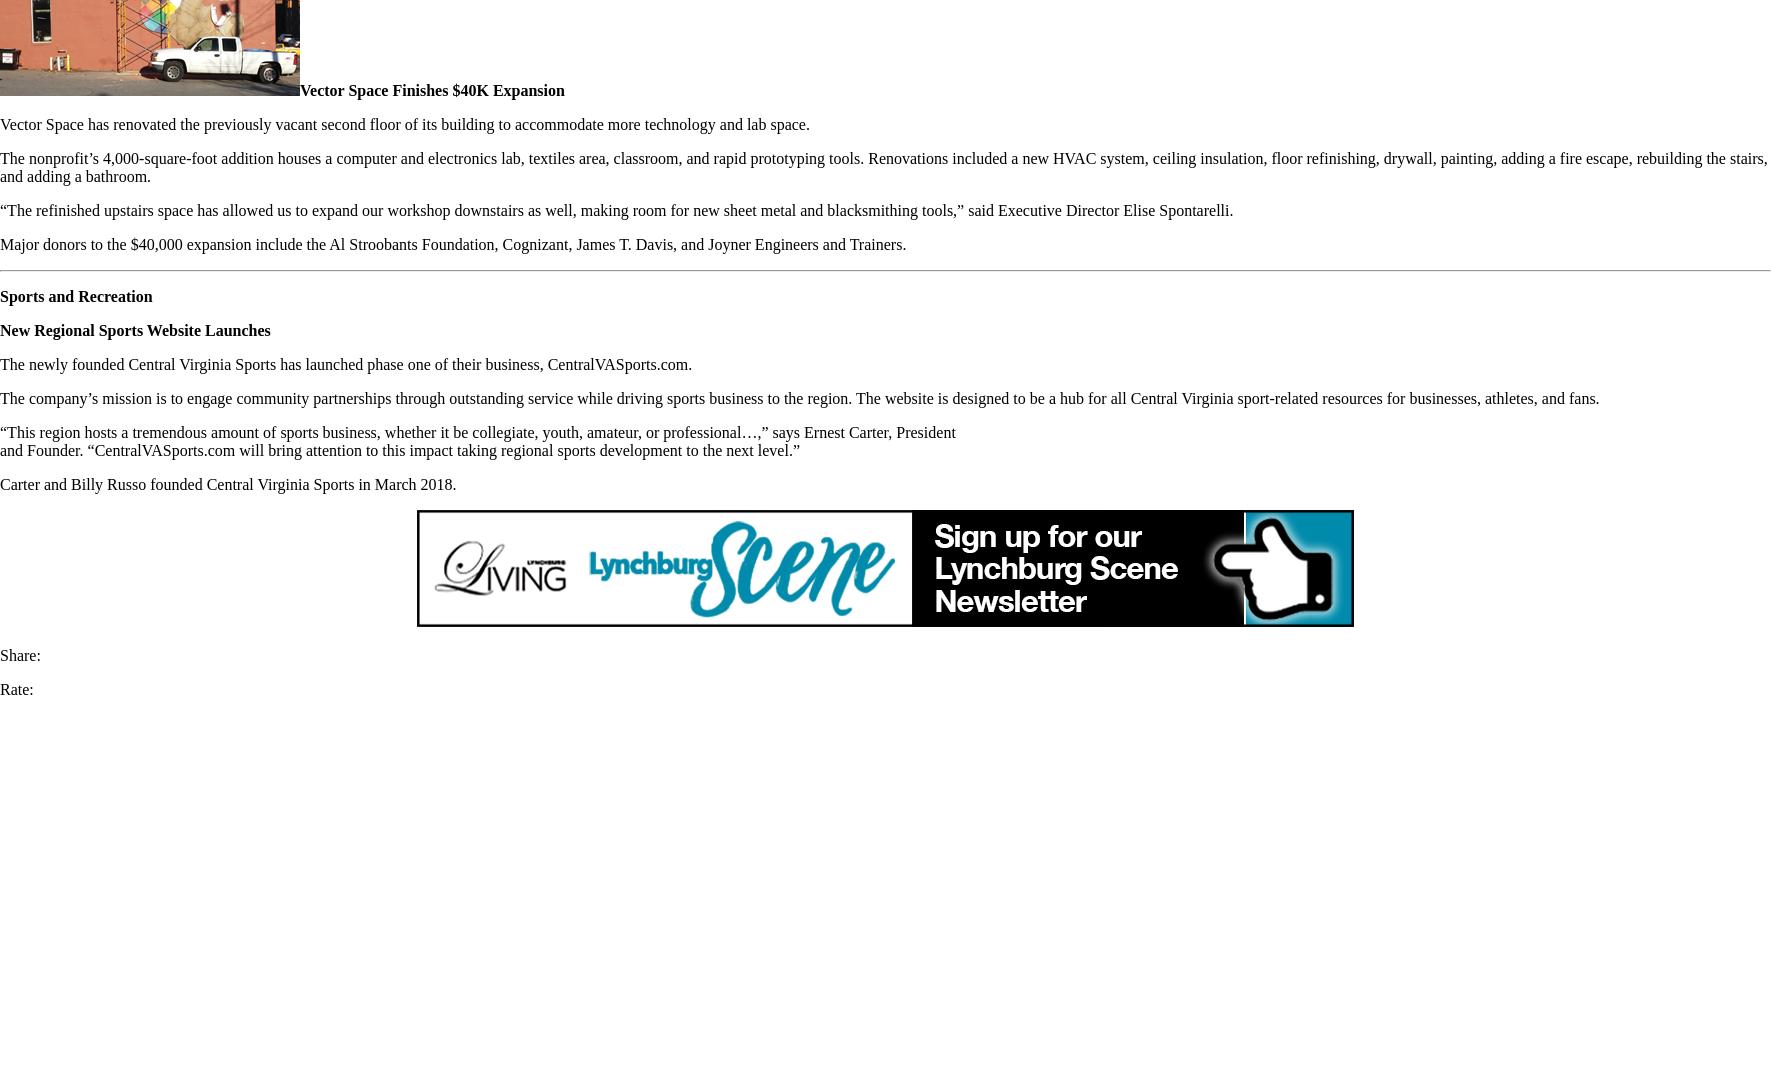 The height and width of the screenshot is (1065, 1771). Describe the element at coordinates (227, 483) in the screenshot. I see `'Carter and Billy Russo founded Central Virginia Sports in March 2018.'` at that location.